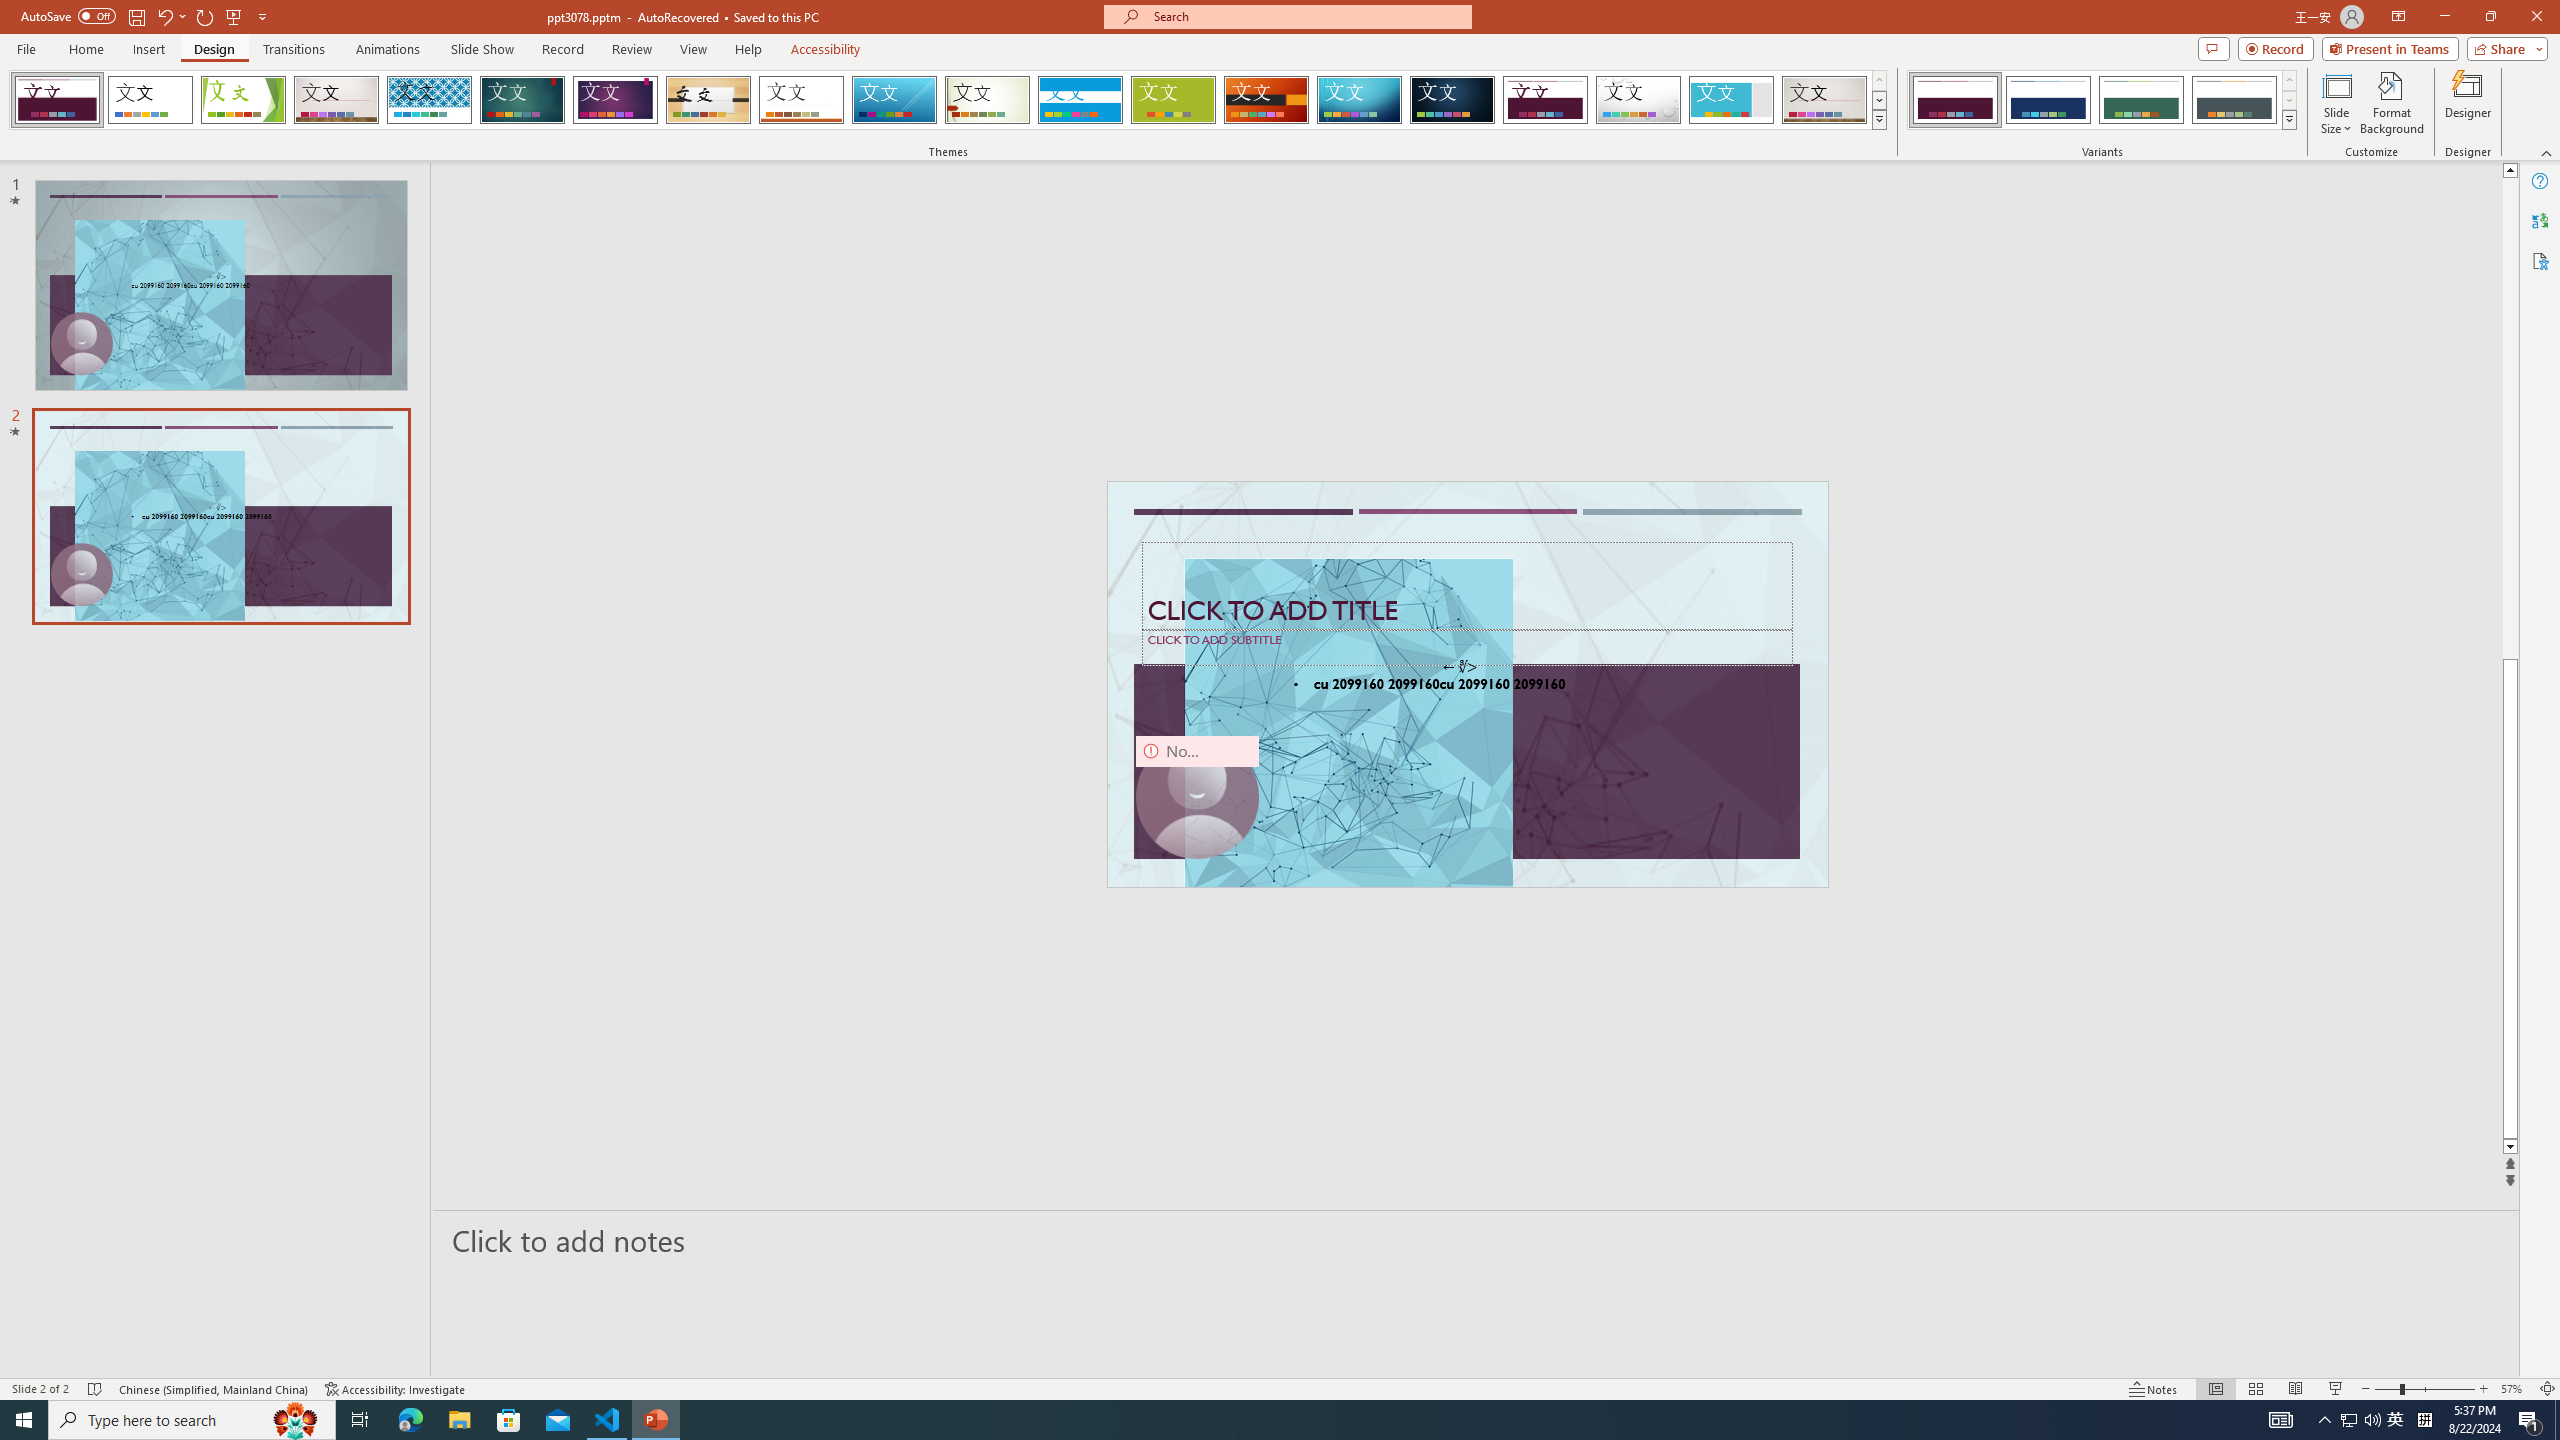 The image size is (2560, 1440). I want to click on 'Ion Boardroom', so click(615, 99).